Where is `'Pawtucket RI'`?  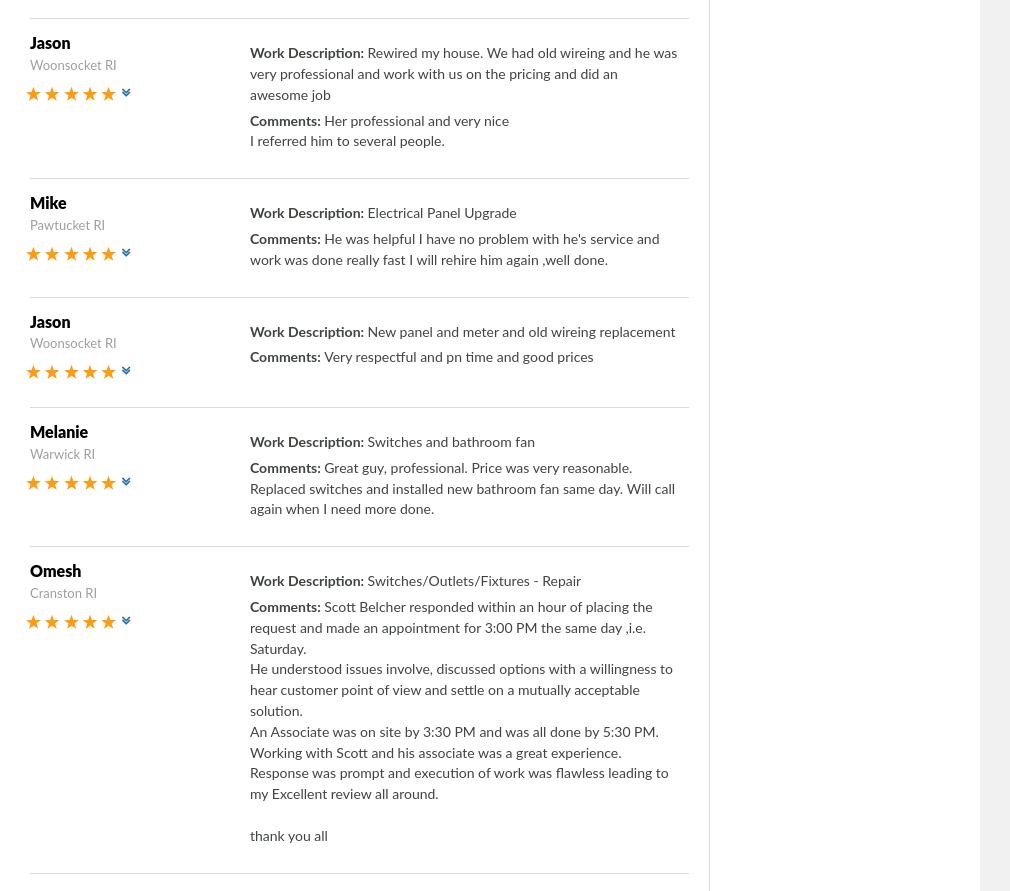
'Pawtucket RI' is located at coordinates (66, 226).